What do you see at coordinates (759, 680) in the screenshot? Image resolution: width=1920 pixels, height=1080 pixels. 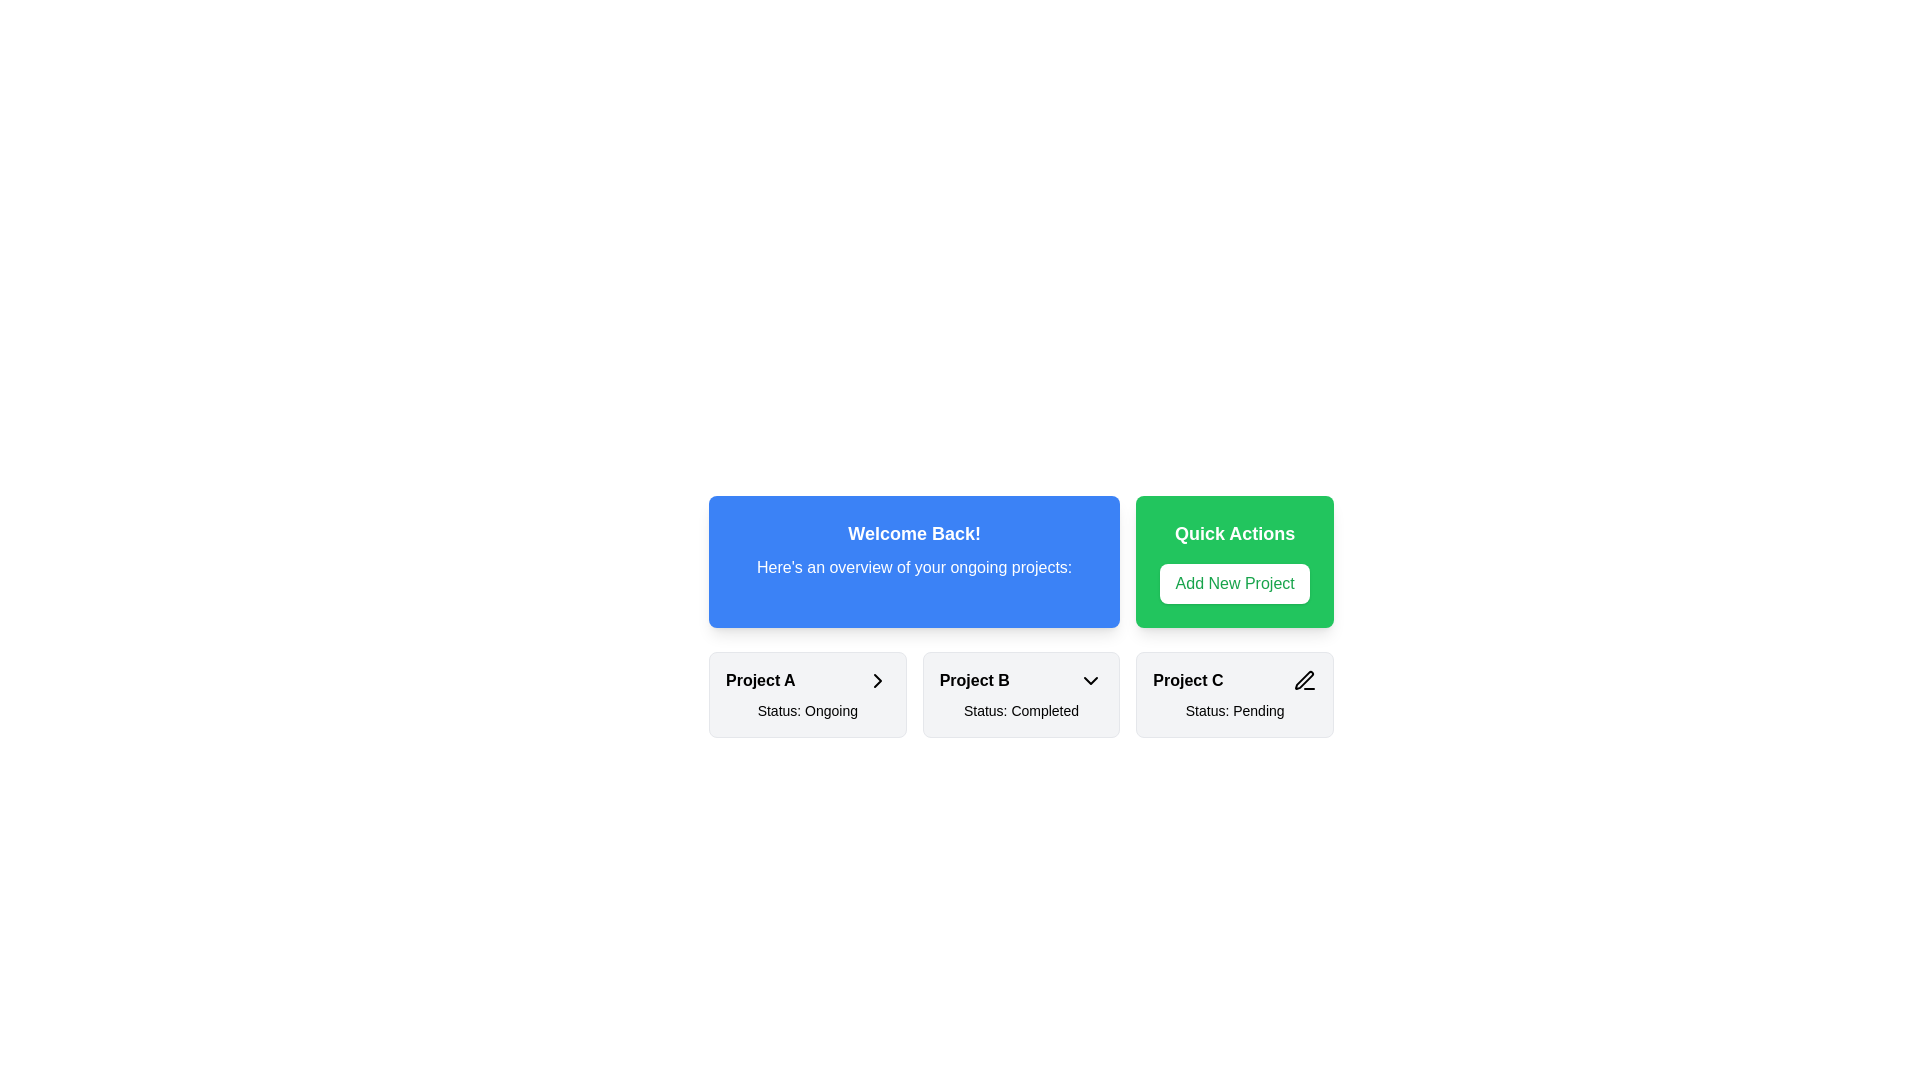 I see `text label that identifies the project on the leftmost card in a row of three similar cards` at bounding box center [759, 680].